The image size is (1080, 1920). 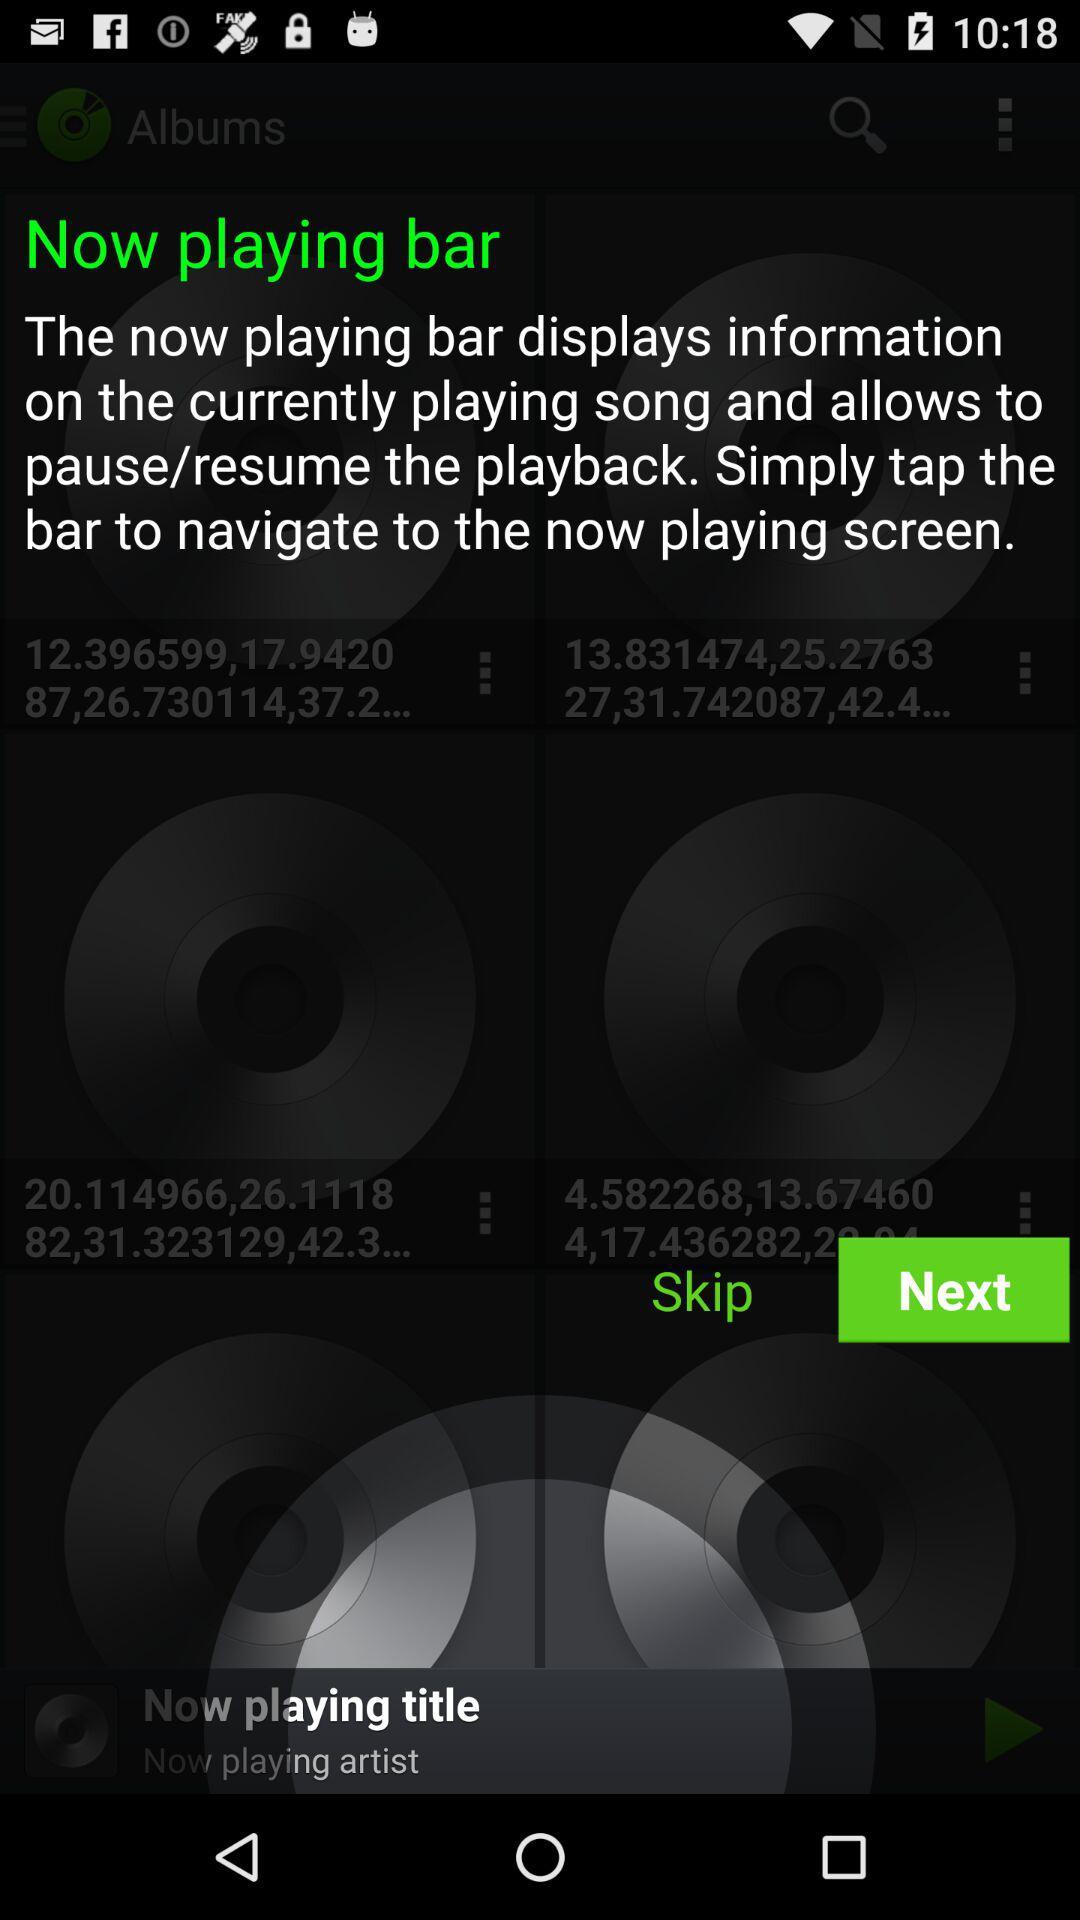 What do you see at coordinates (484, 1212) in the screenshot?
I see `click the option` at bounding box center [484, 1212].